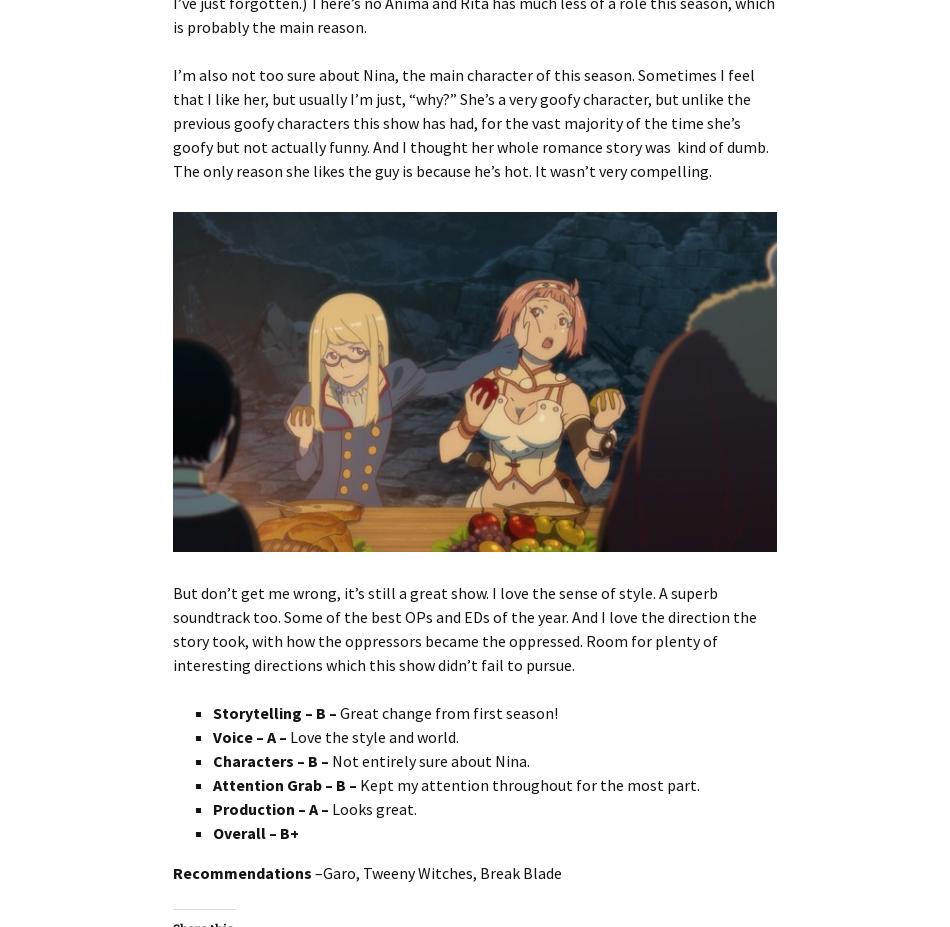  I want to click on '–Garo, Tweeny Witches, Break Blade', so click(436, 872).